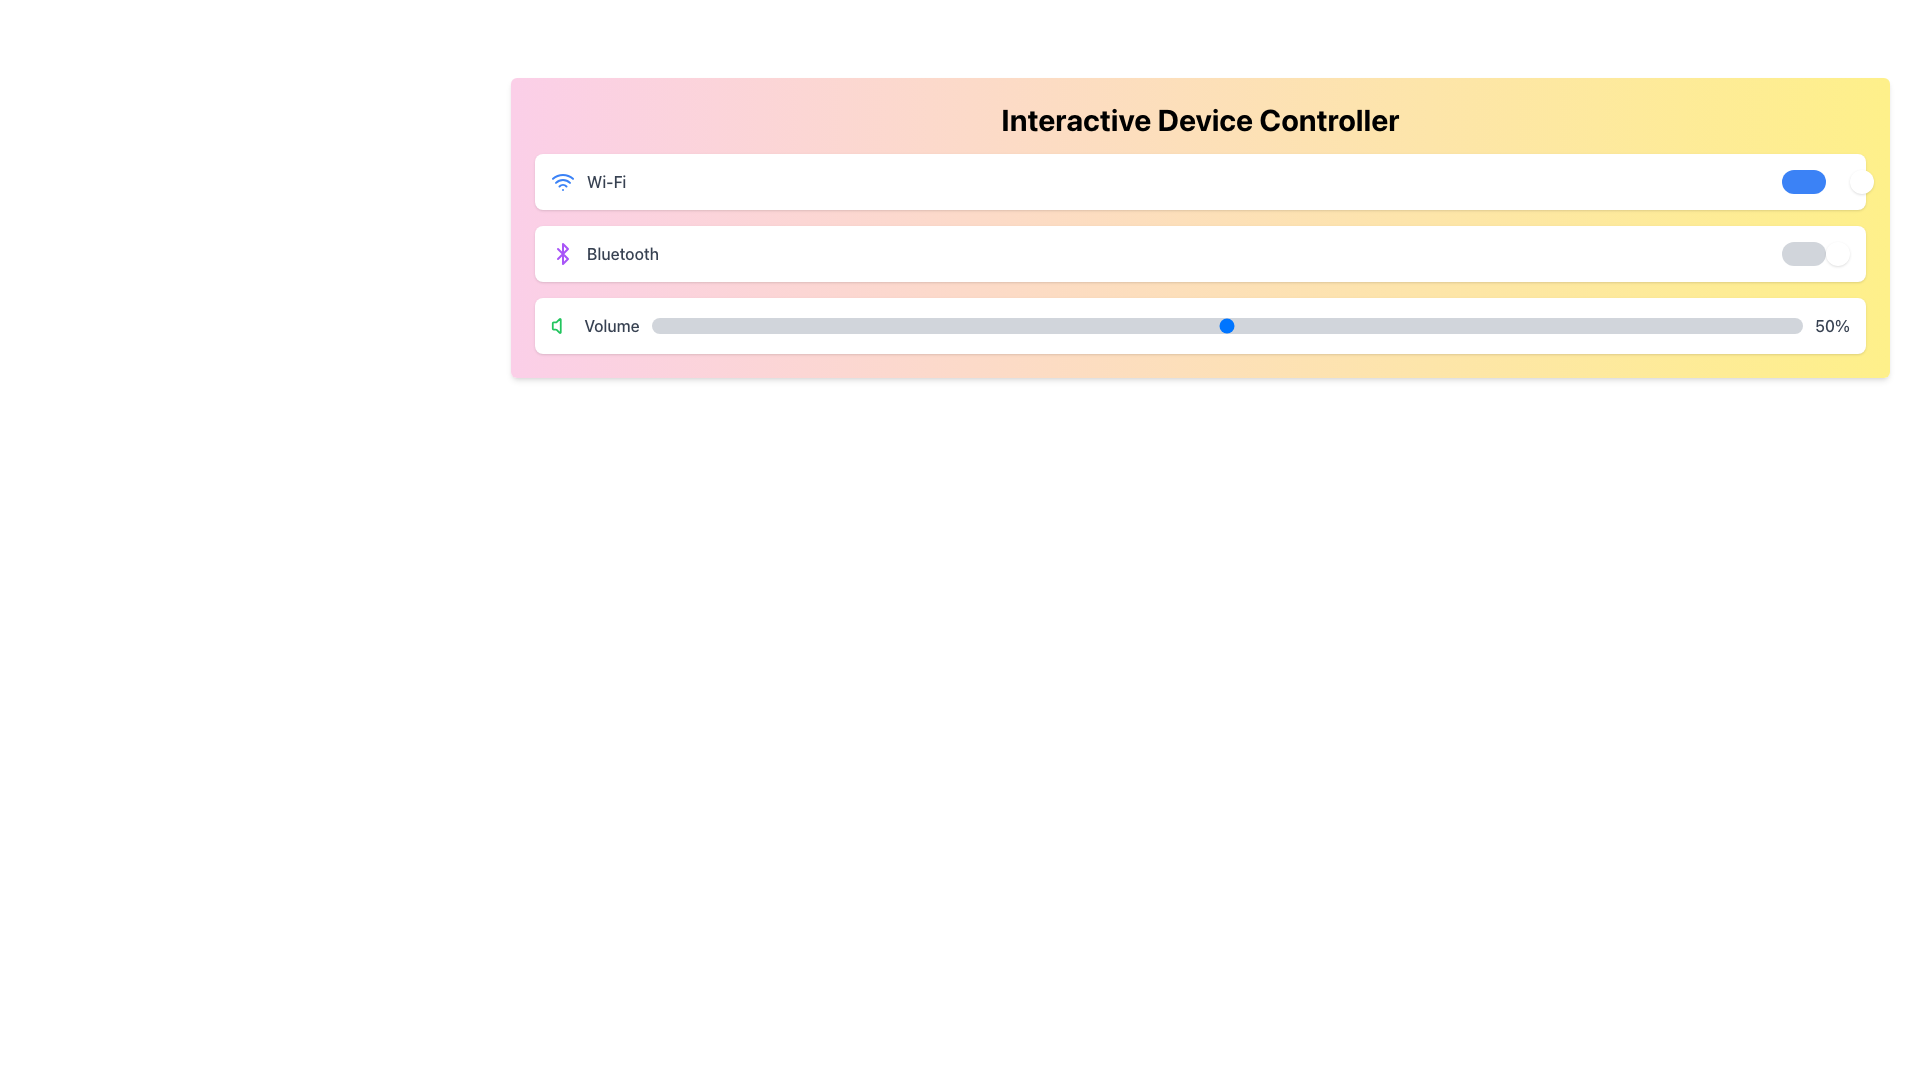 The height and width of the screenshot is (1080, 1920). What do you see at coordinates (1804, 253) in the screenshot?
I see `the toggle background for the Bluetooth switch, which visually indicates the on/off state of the toggle when interacted with` at bounding box center [1804, 253].